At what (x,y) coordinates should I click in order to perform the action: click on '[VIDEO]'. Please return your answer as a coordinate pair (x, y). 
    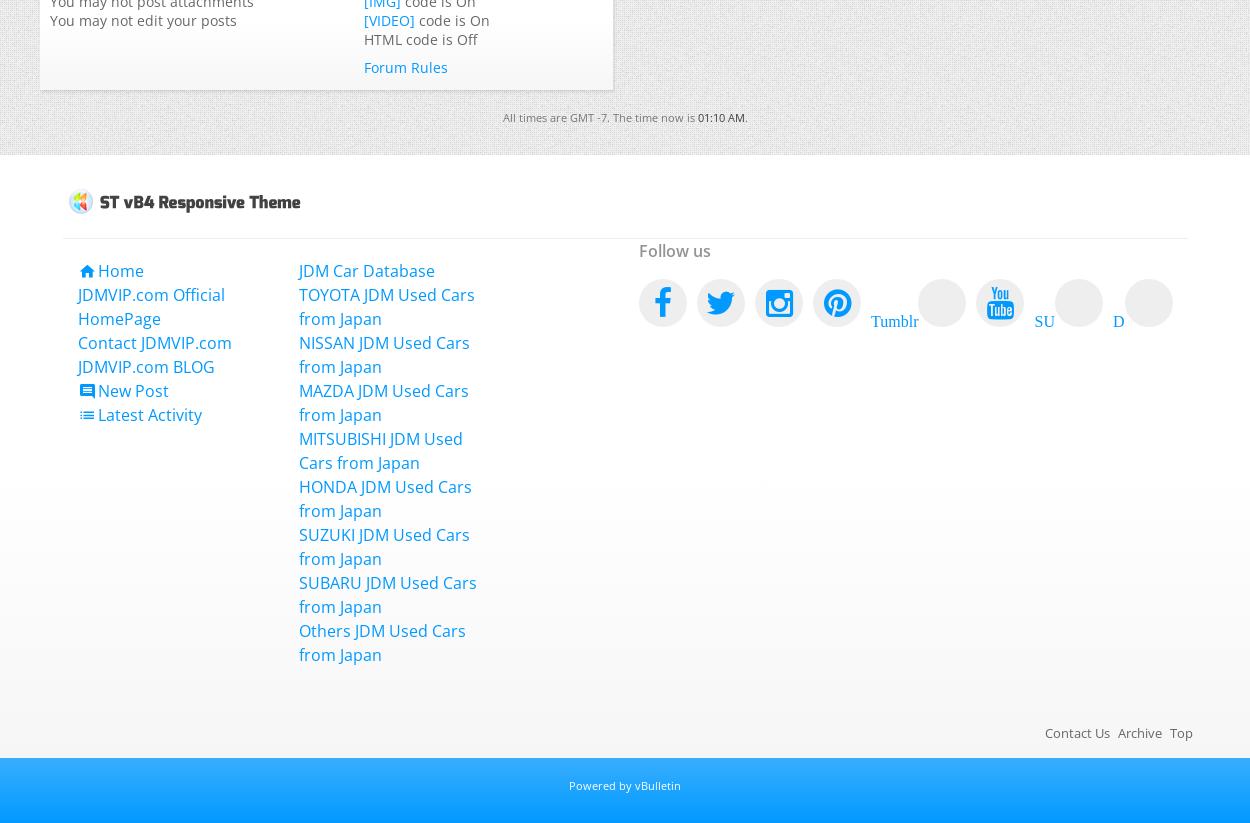
    Looking at the image, I should click on (389, 19).